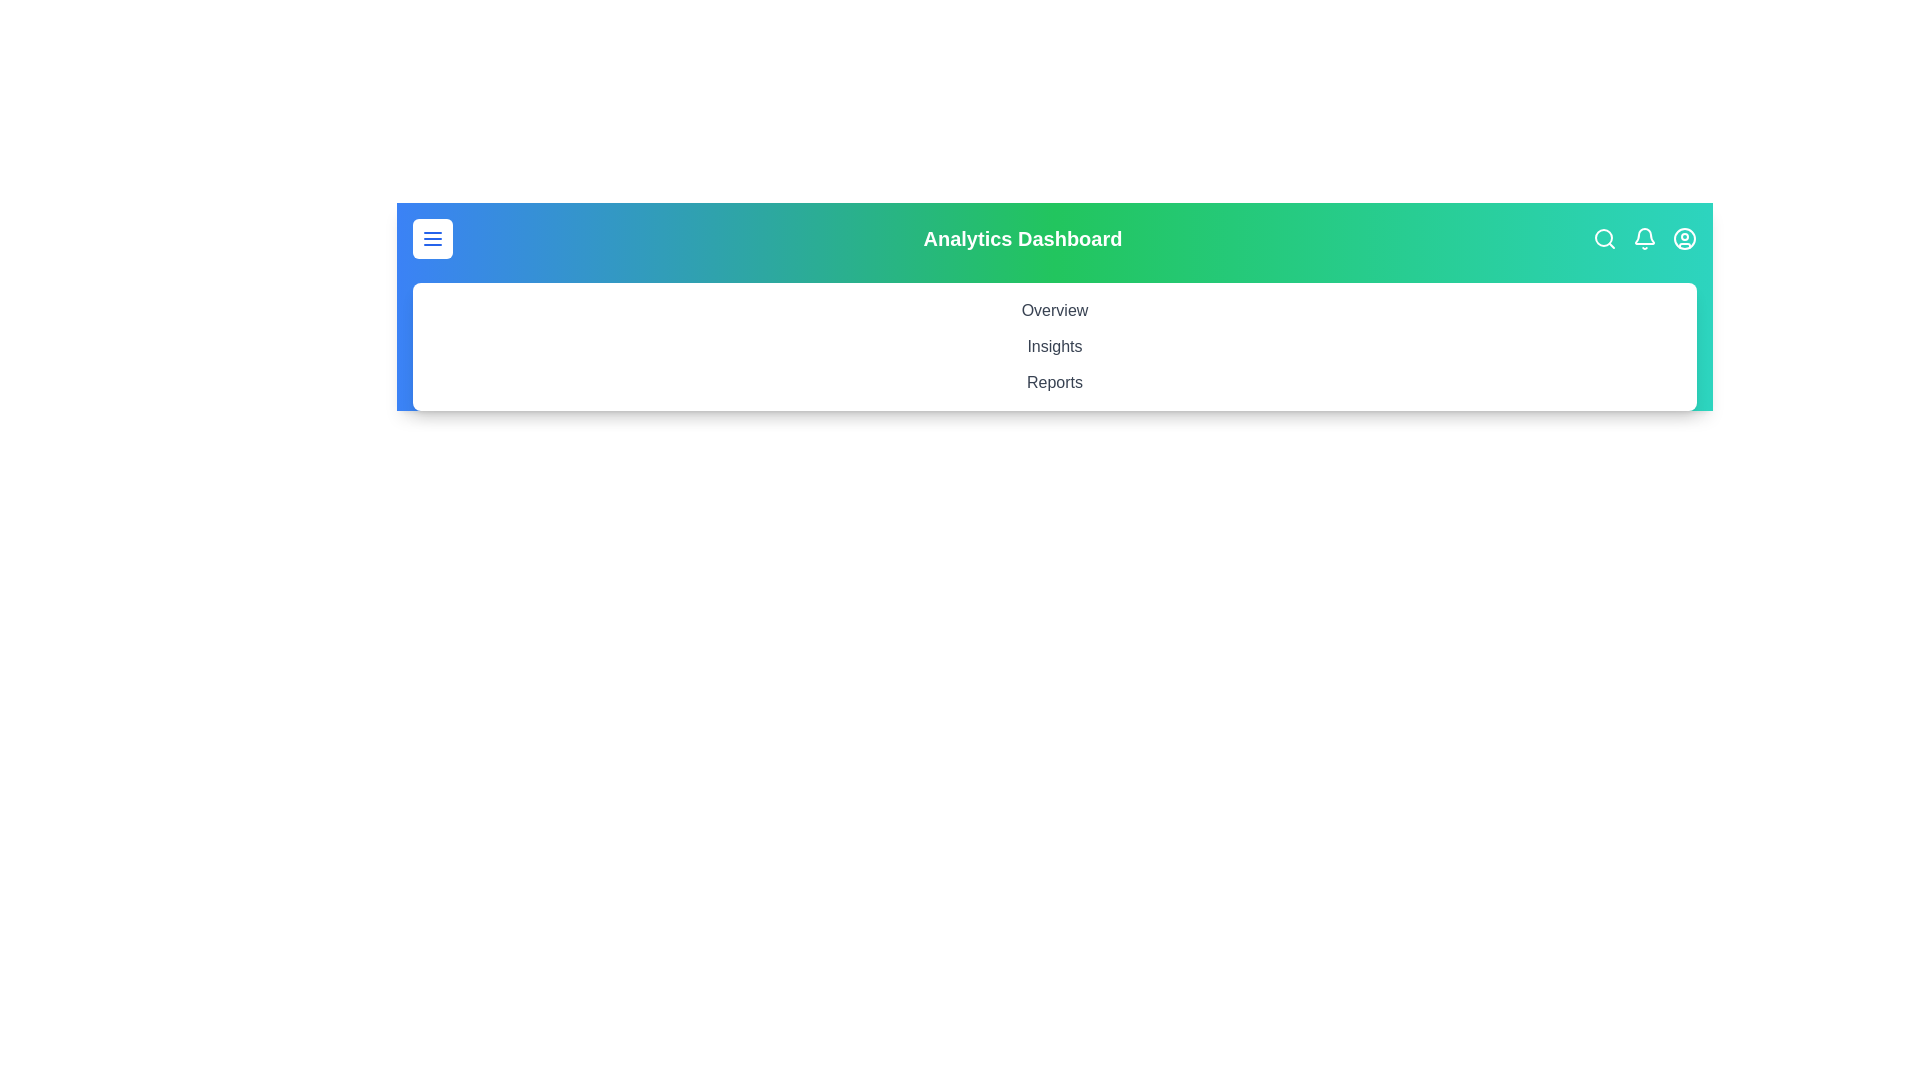 Image resolution: width=1920 pixels, height=1080 pixels. What do you see at coordinates (1604, 238) in the screenshot?
I see `the search icon to activate the search functionality` at bounding box center [1604, 238].